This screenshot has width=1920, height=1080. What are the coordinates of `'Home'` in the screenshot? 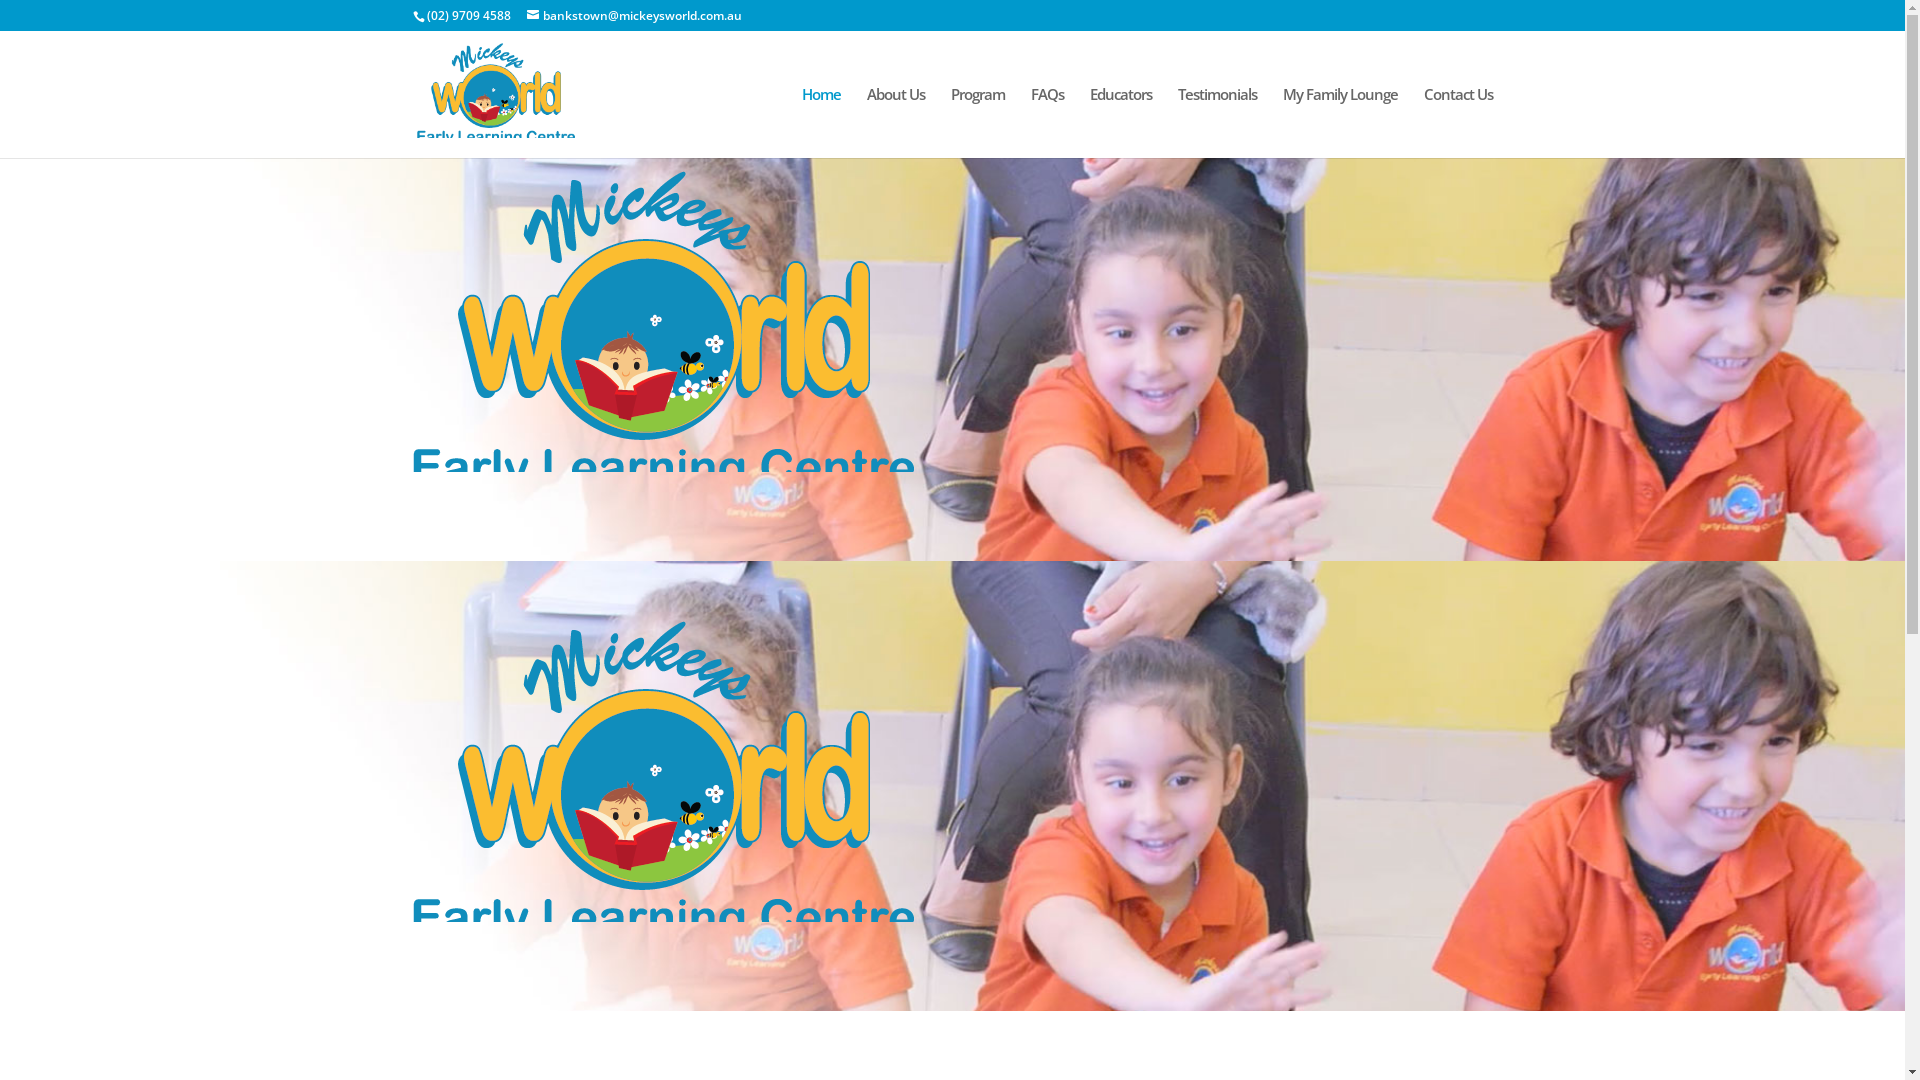 It's located at (821, 122).